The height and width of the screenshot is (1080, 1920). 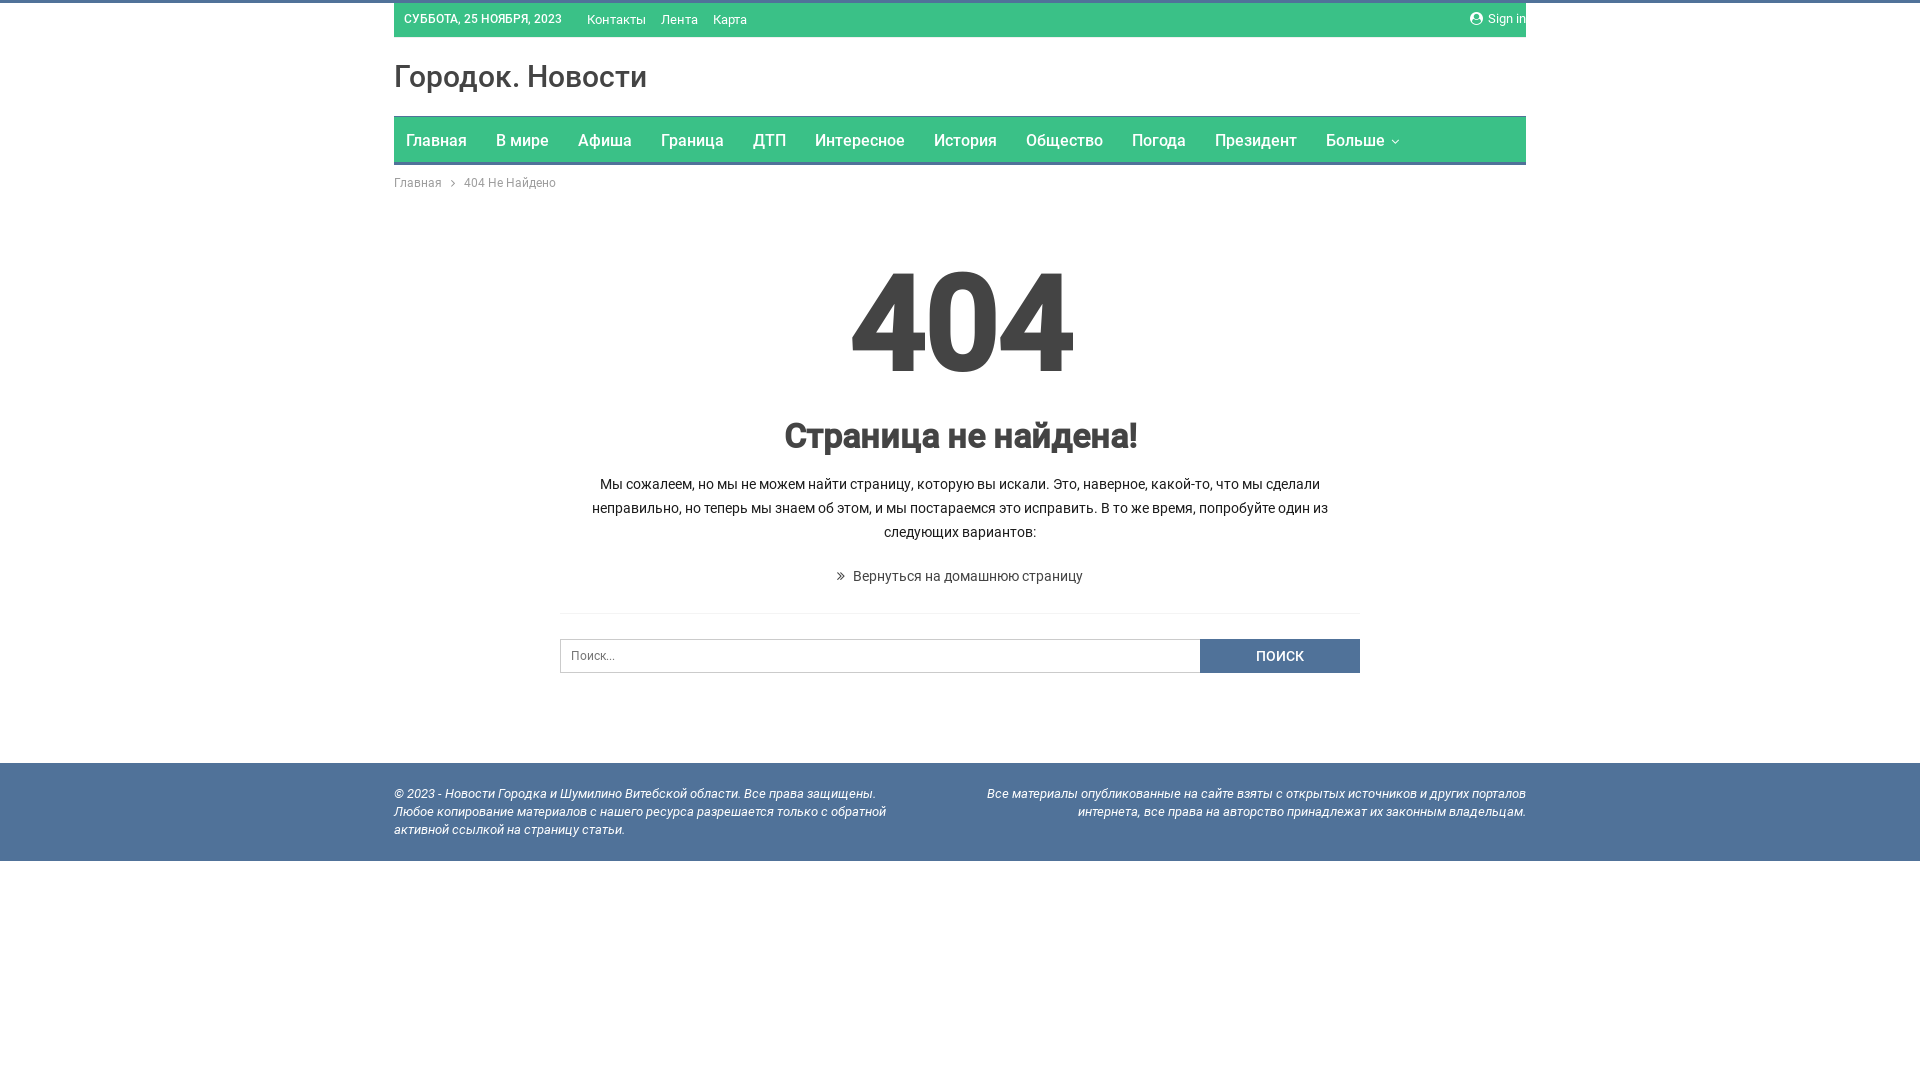 What do you see at coordinates (1469, 19) in the screenshot?
I see `'Sign in'` at bounding box center [1469, 19].